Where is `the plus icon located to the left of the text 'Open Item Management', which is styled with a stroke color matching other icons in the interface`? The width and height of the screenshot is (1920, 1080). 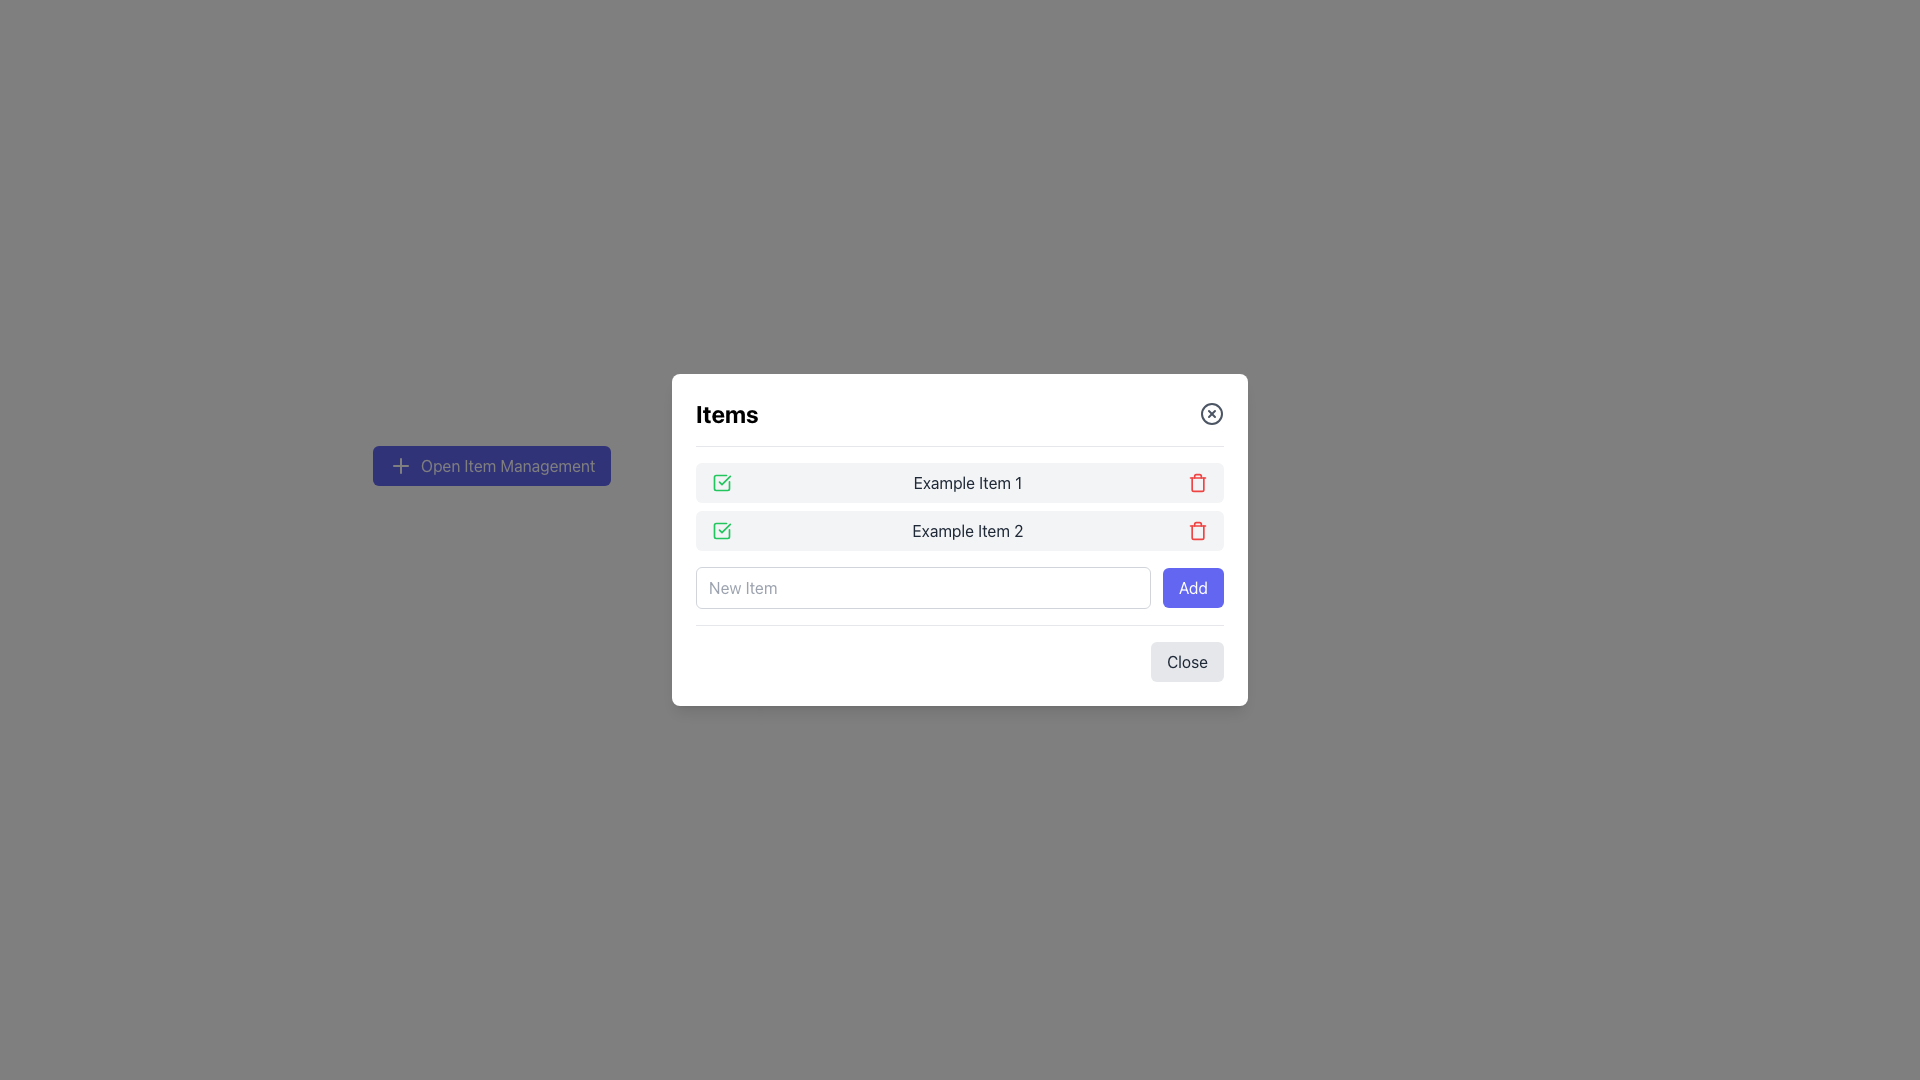 the plus icon located to the left of the text 'Open Item Management', which is styled with a stroke color matching other icons in the interface is located at coordinates (400, 466).